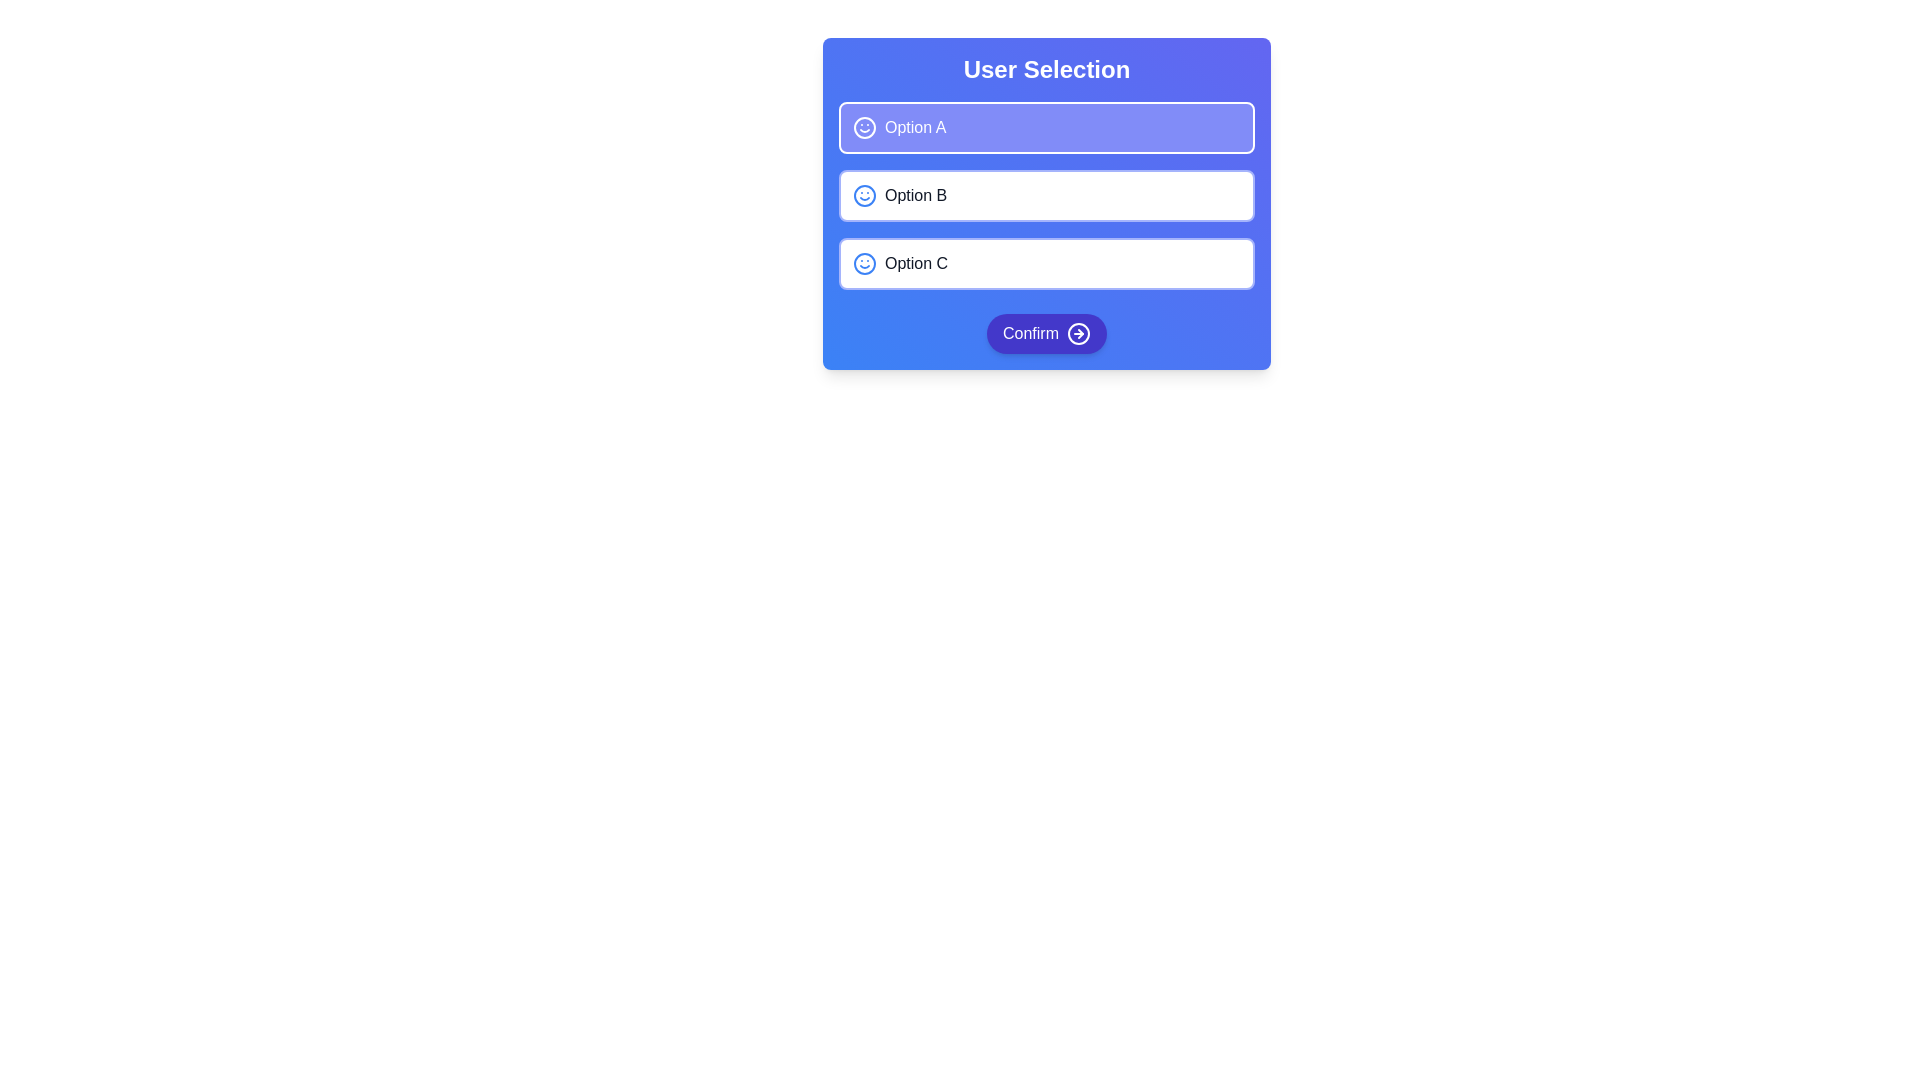 This screenshot has width=1920, height=1080. What do you see at coordinates (864, 127) in the screenshot?
I see `the decorative icon representing 'Option A' in the vertical list of selection choices` at bounding box center [864, 127].